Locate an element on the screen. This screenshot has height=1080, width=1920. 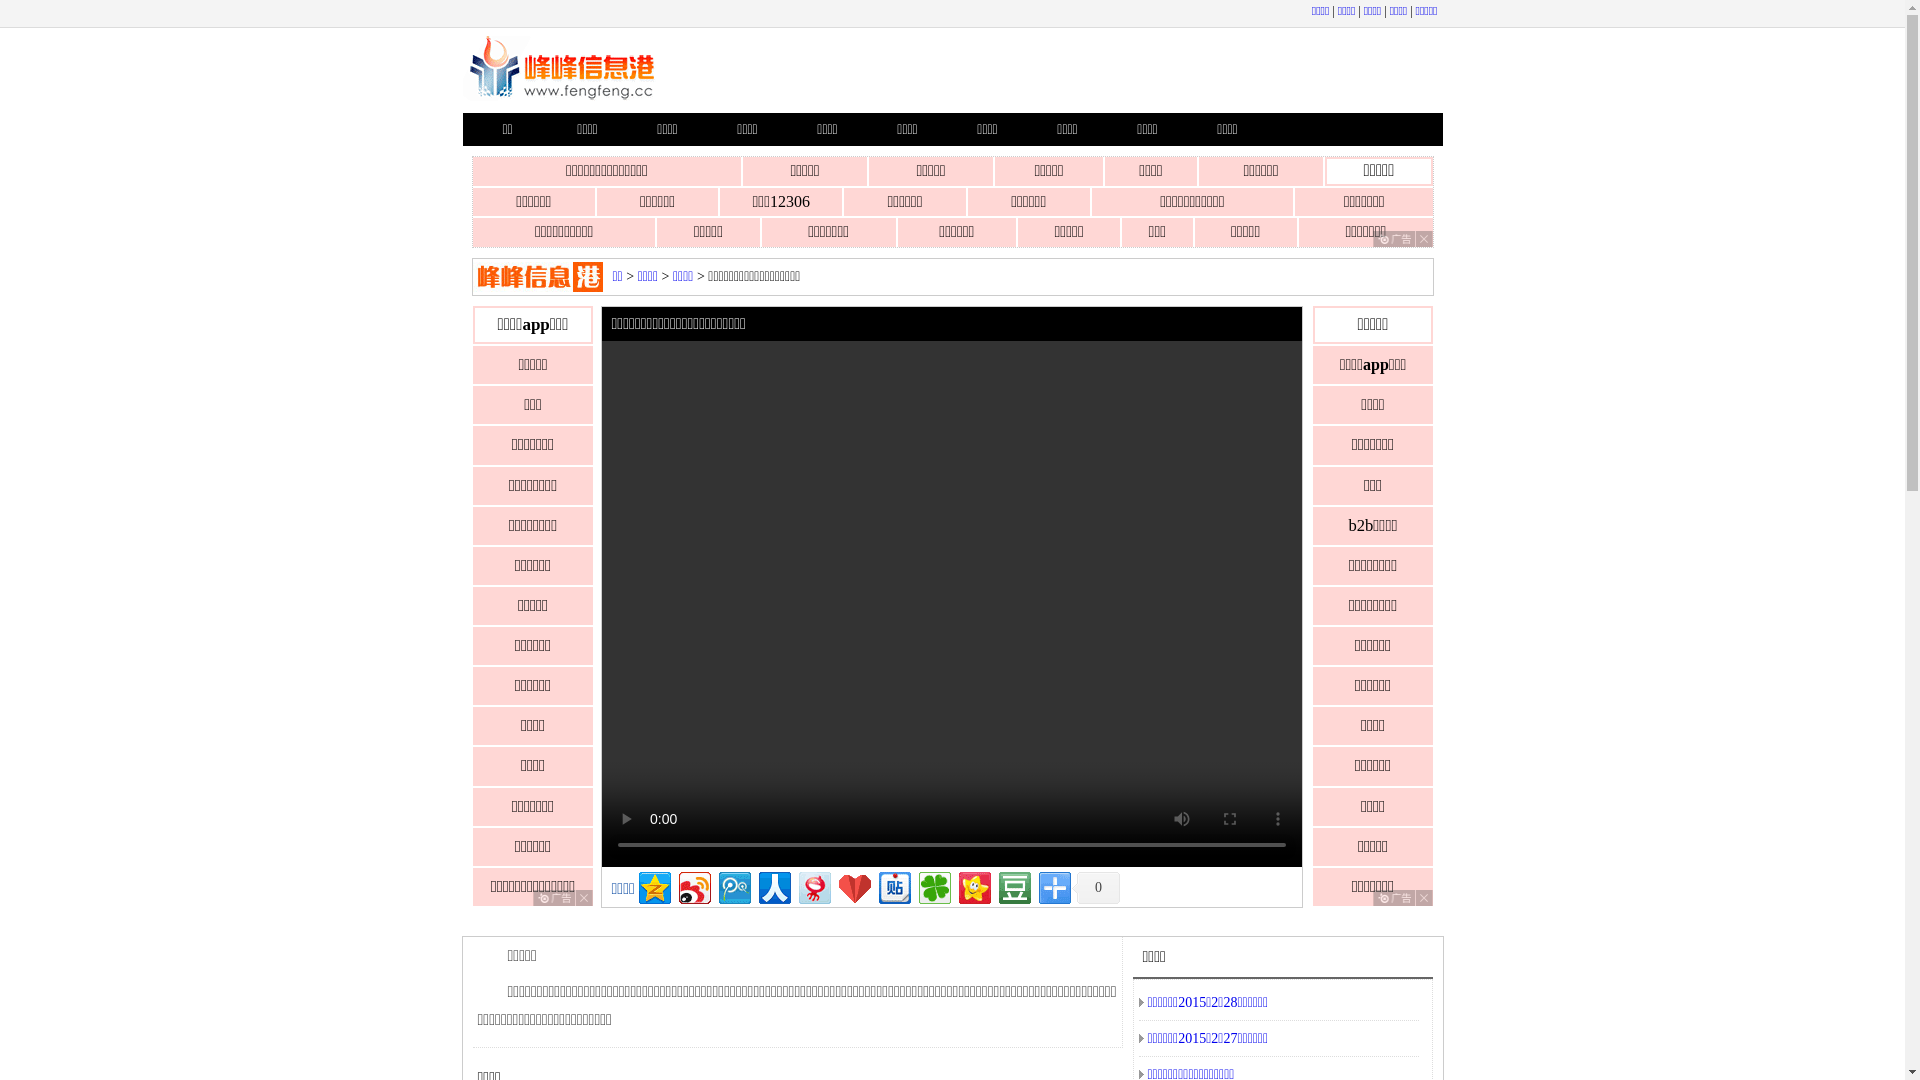
'0' is located at coordinates (1094, 886).